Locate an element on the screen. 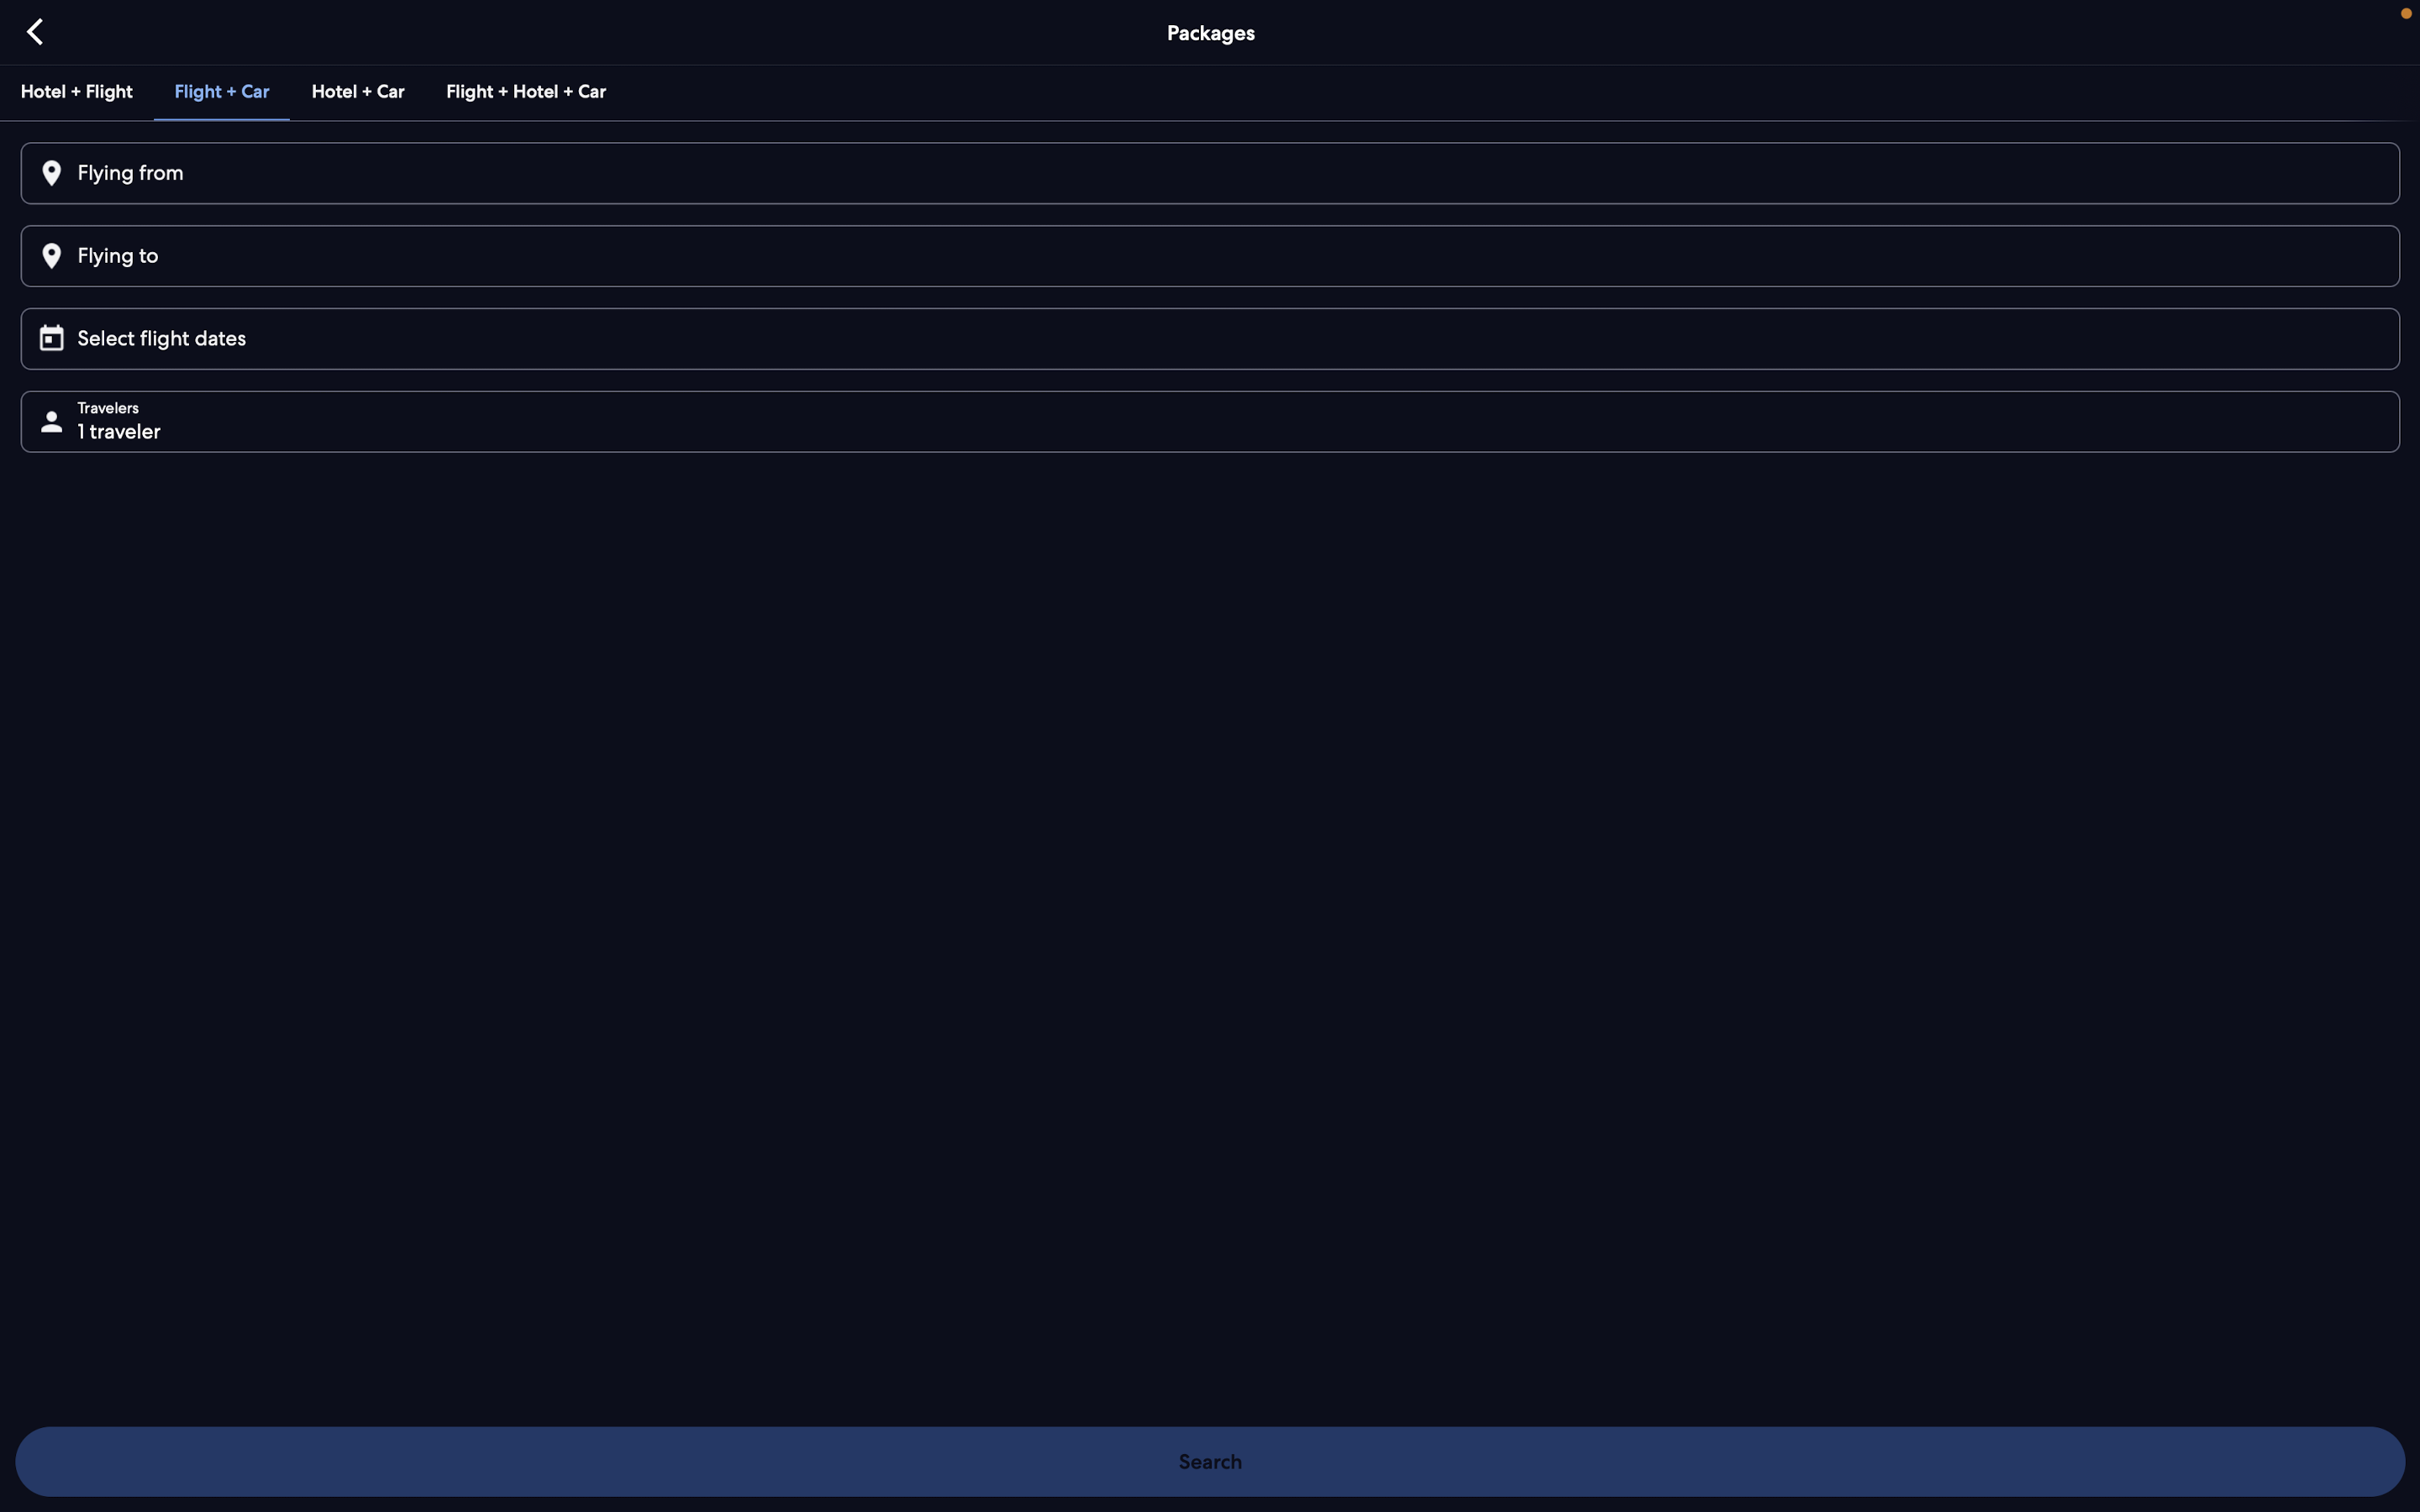 The width and height of the screenshot is (2420, 1512). Fill "Paris" on the destination input box and confirm with enter is located at coordinates (1207, 255).